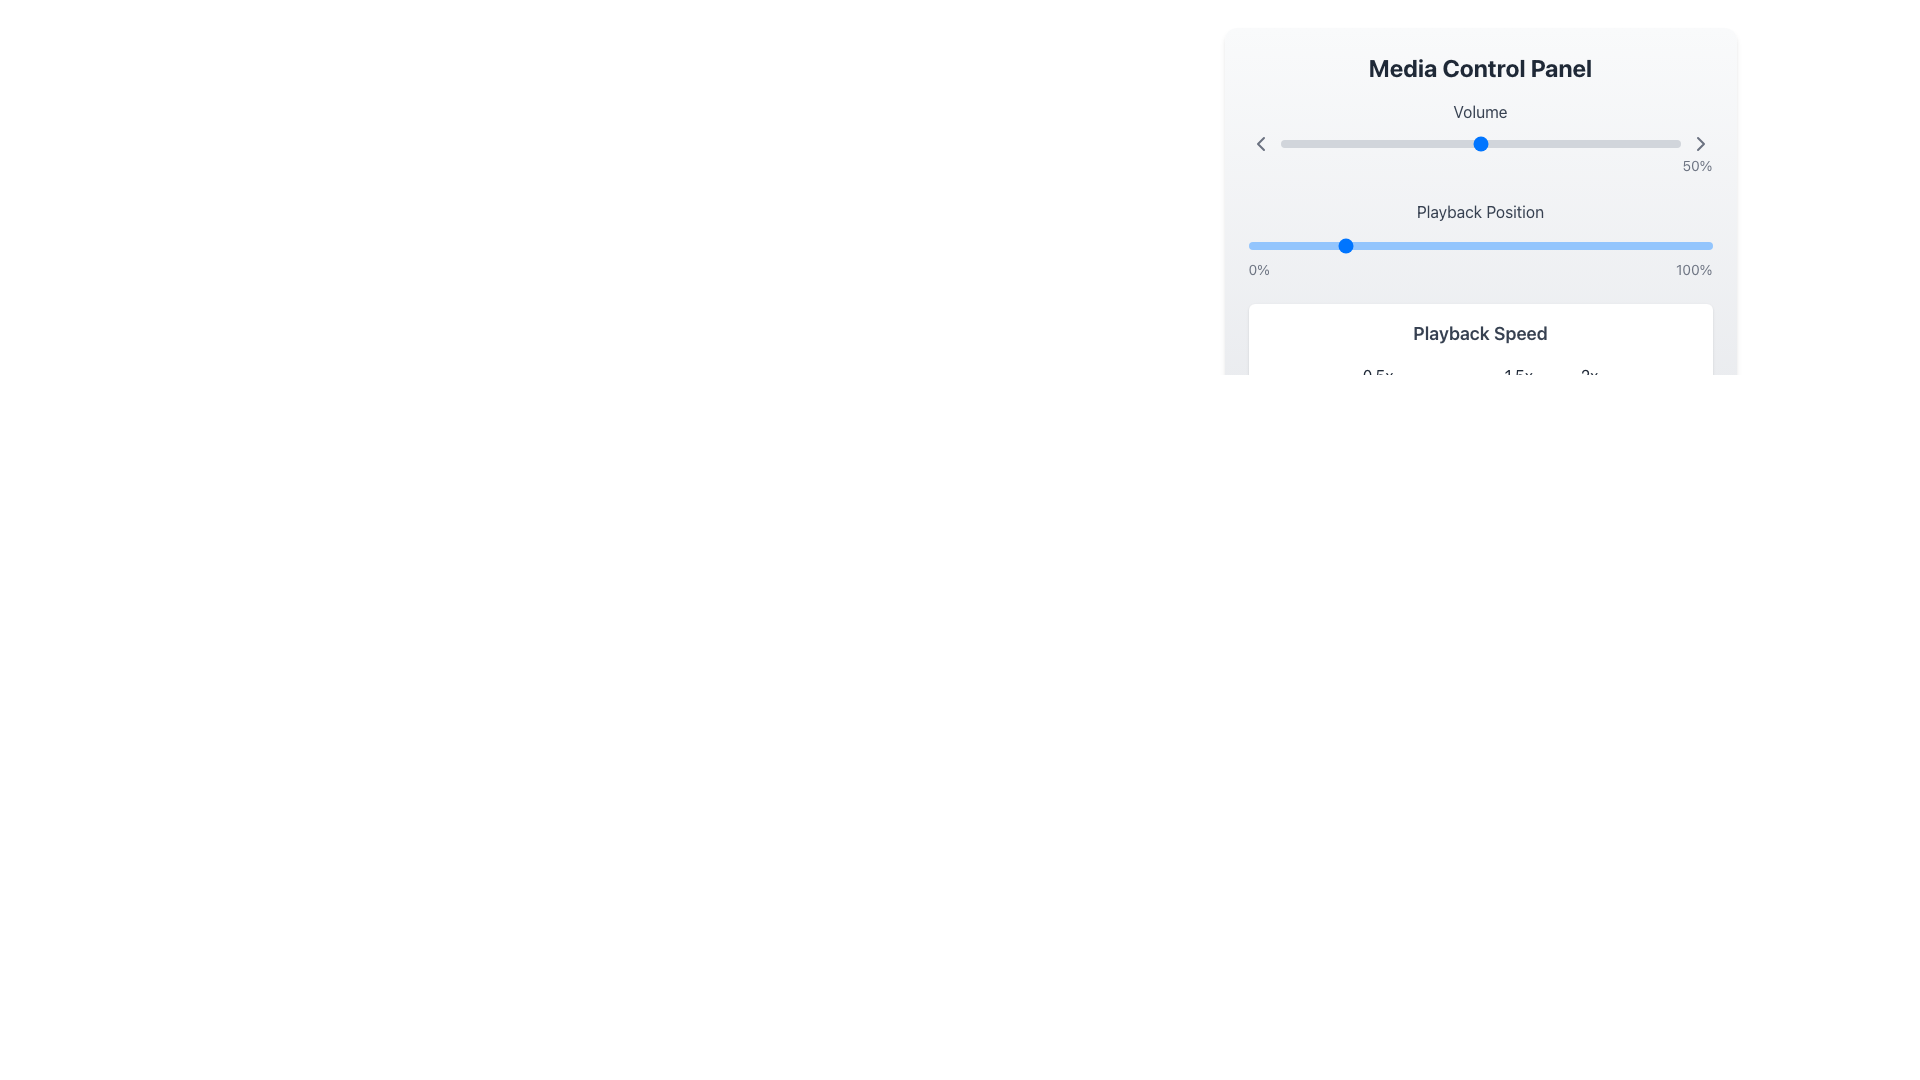 Image resolution: width=1920 pixels, height=1080 pixels. Describe the element at coordinates (1480, 67) in the screenshot. I see `the header title Text Label at the top of the media control panel, which provides context for the features contained within` at that location.